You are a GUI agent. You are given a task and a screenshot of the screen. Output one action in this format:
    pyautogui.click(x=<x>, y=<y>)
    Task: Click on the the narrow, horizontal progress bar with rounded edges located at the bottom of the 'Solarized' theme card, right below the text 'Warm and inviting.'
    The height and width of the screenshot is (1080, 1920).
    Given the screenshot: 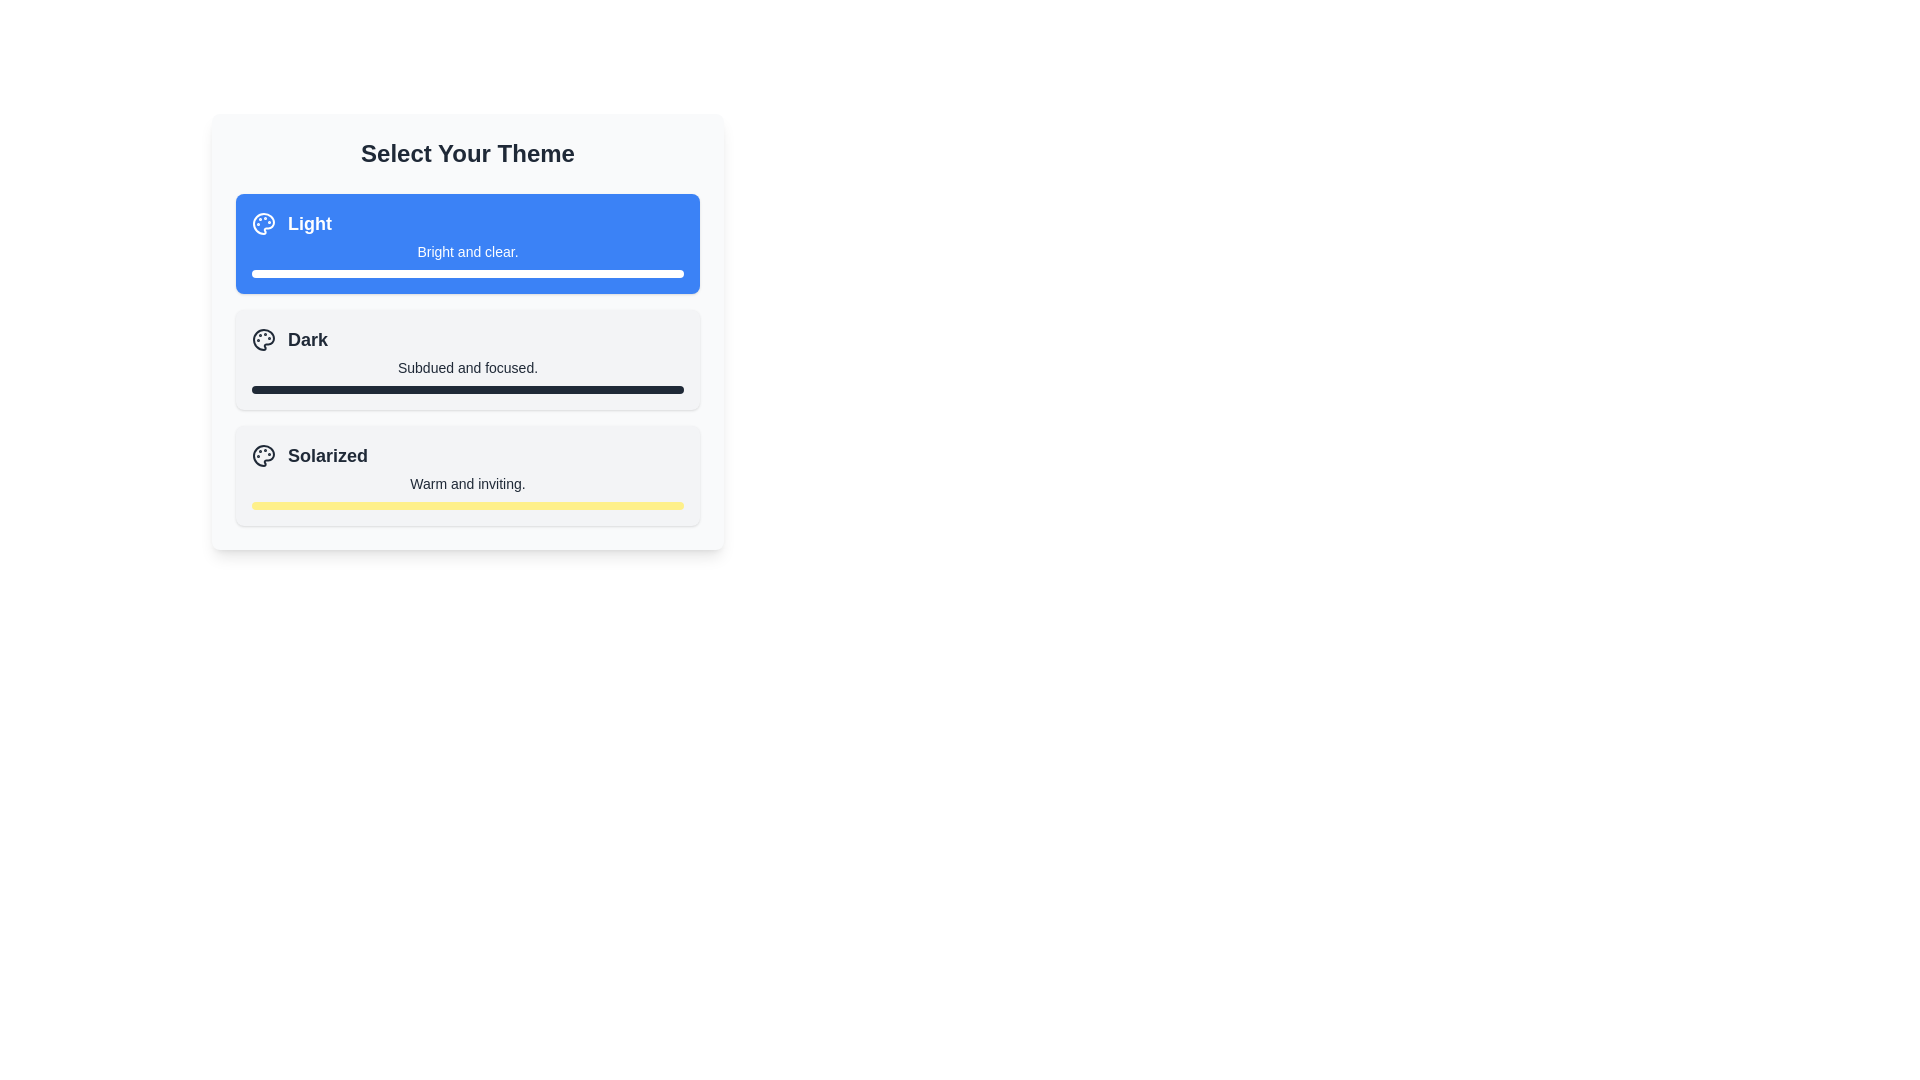 What is the action you would take?
    pyautogui.click(x=466, y=504)
    